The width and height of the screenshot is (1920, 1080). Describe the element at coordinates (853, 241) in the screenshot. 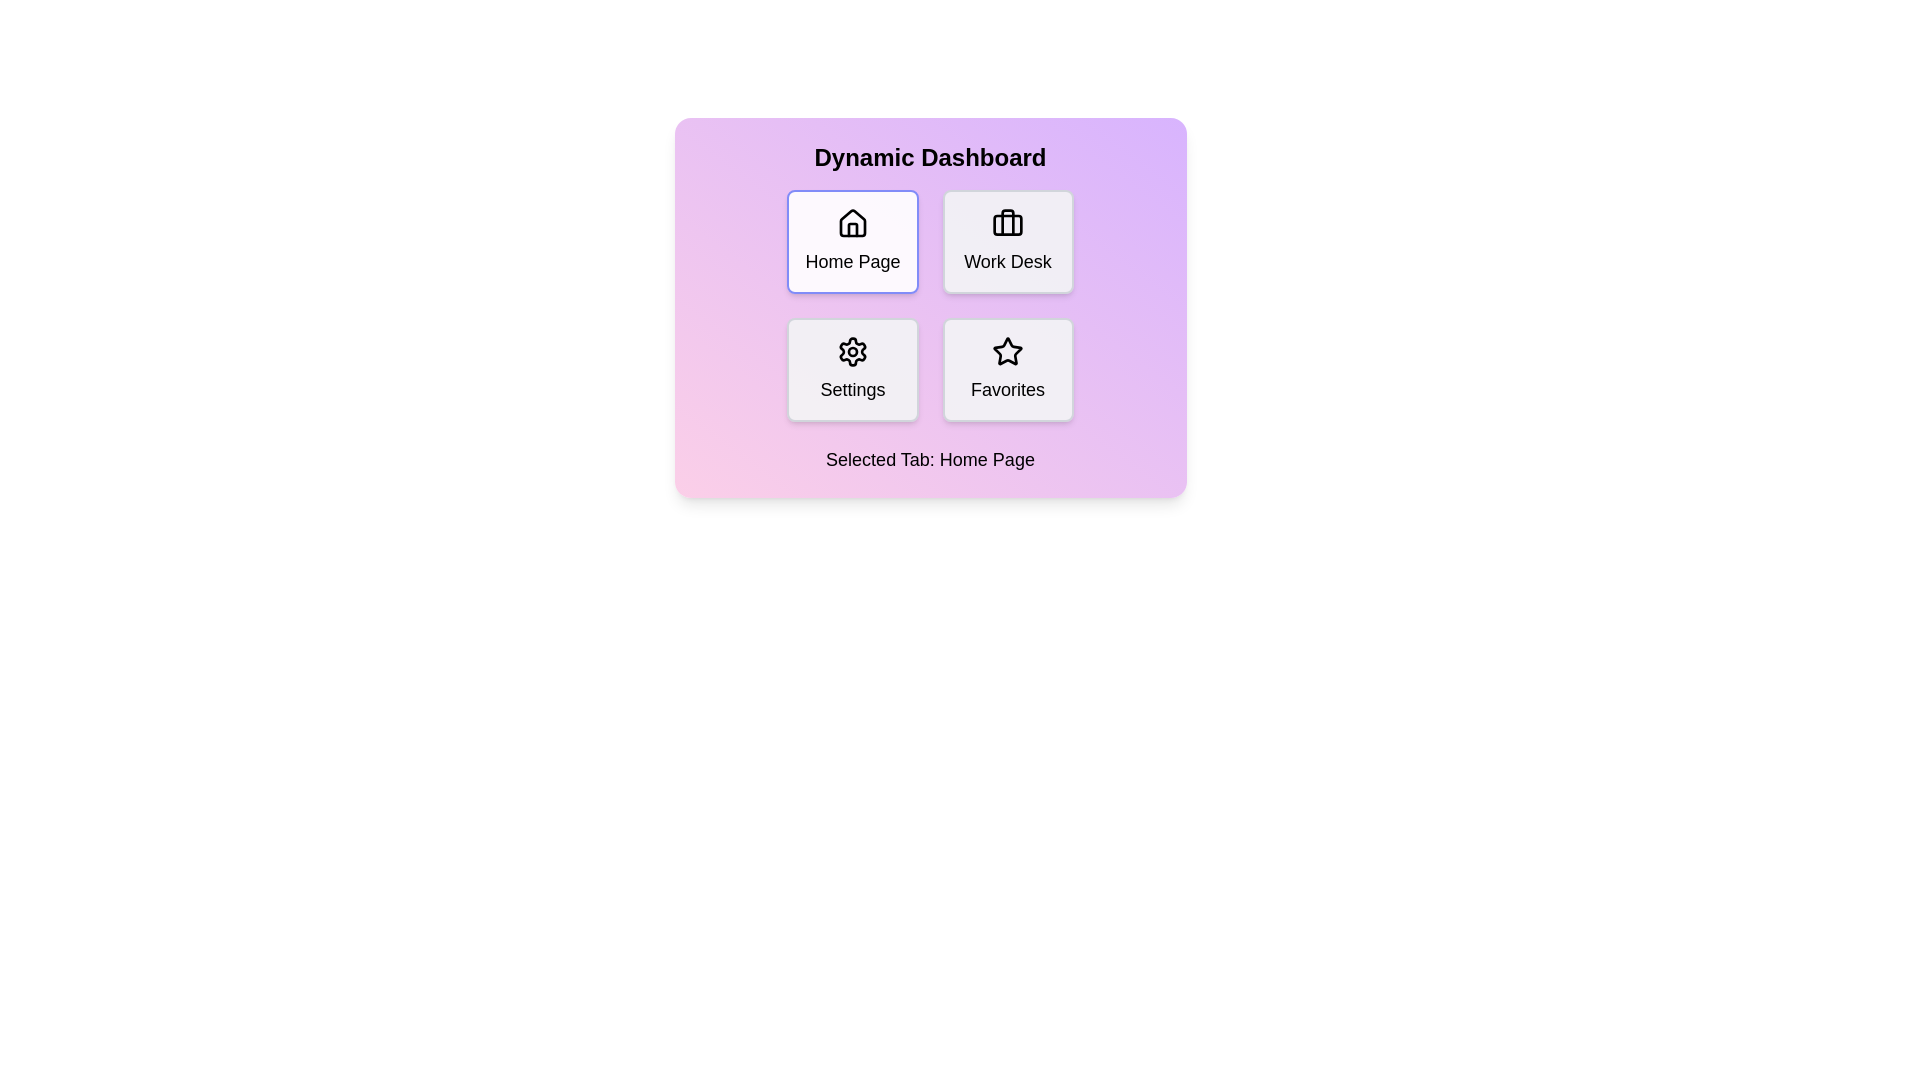

I see `the button labeled Home Page to observe the hover effect` at that location.